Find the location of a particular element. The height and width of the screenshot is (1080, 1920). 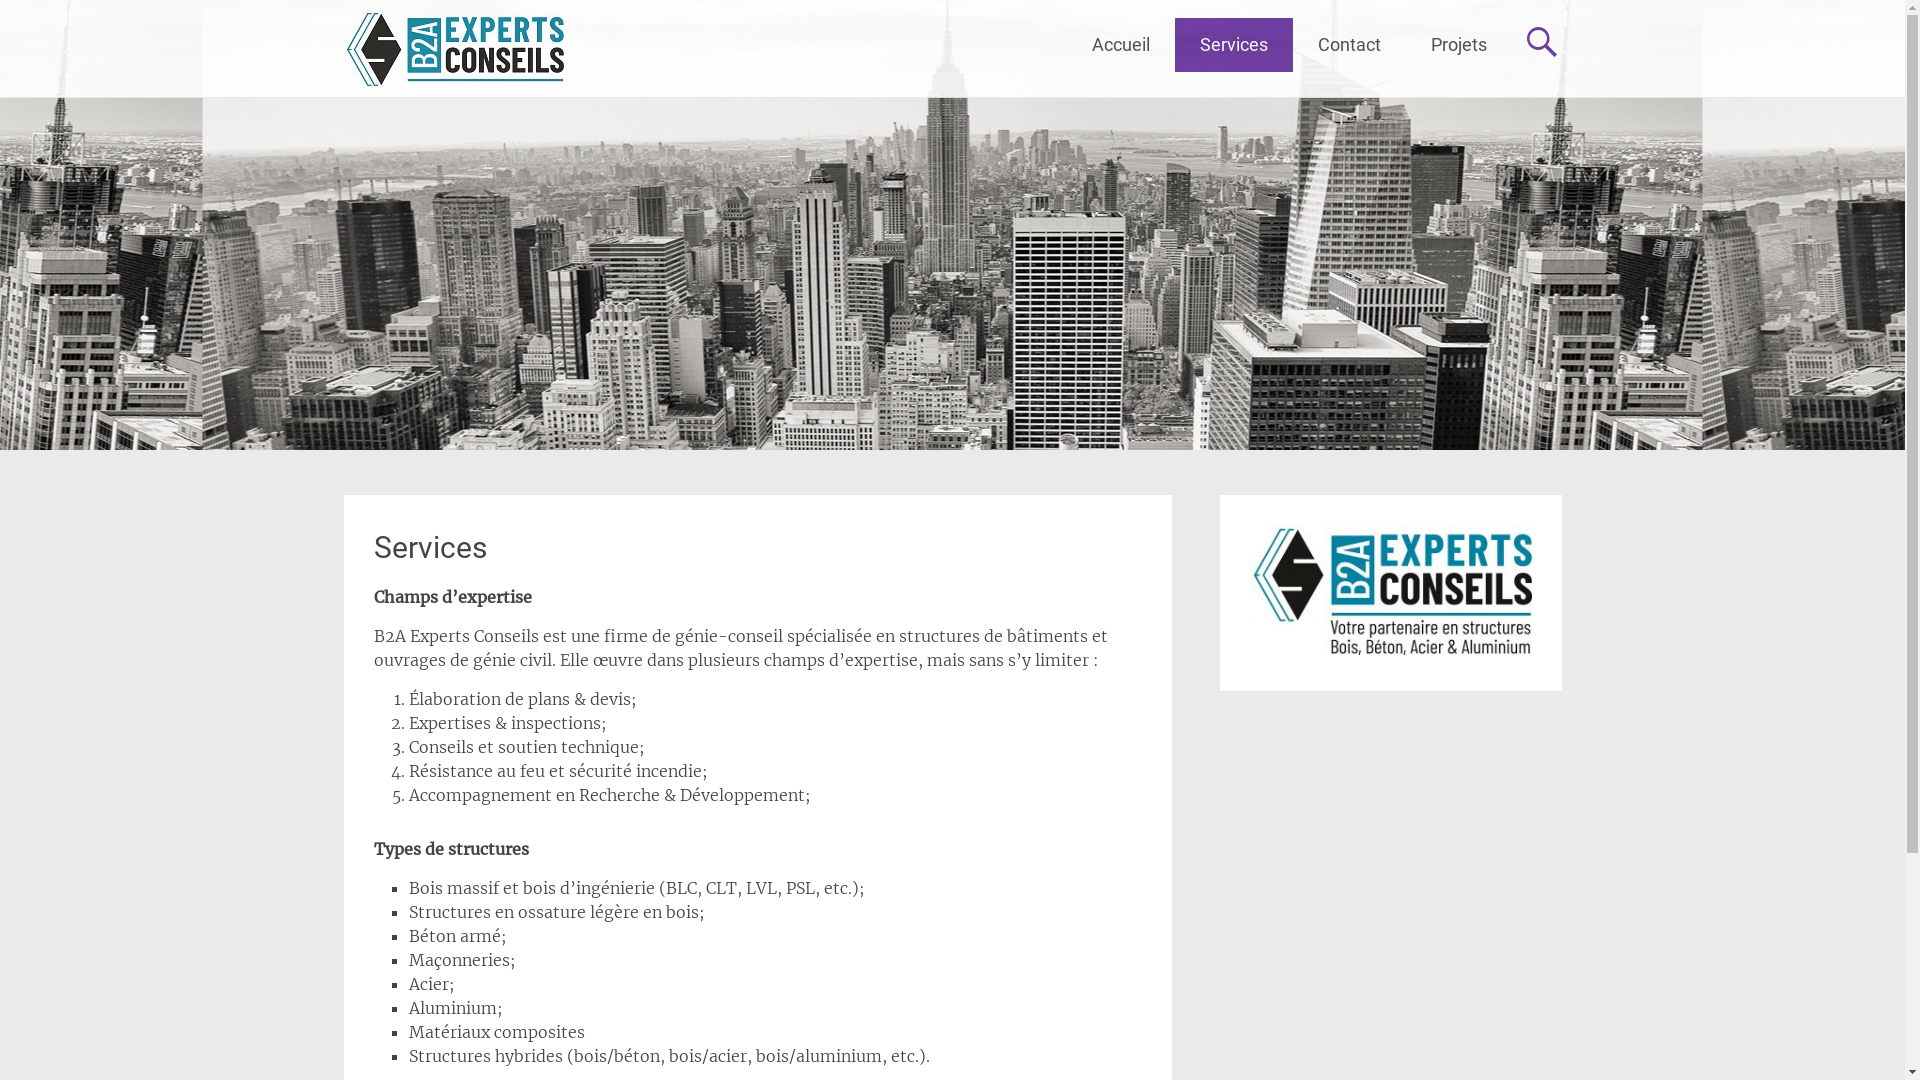

'Aller au contenu principal' is located at coordinates (1064, 17).